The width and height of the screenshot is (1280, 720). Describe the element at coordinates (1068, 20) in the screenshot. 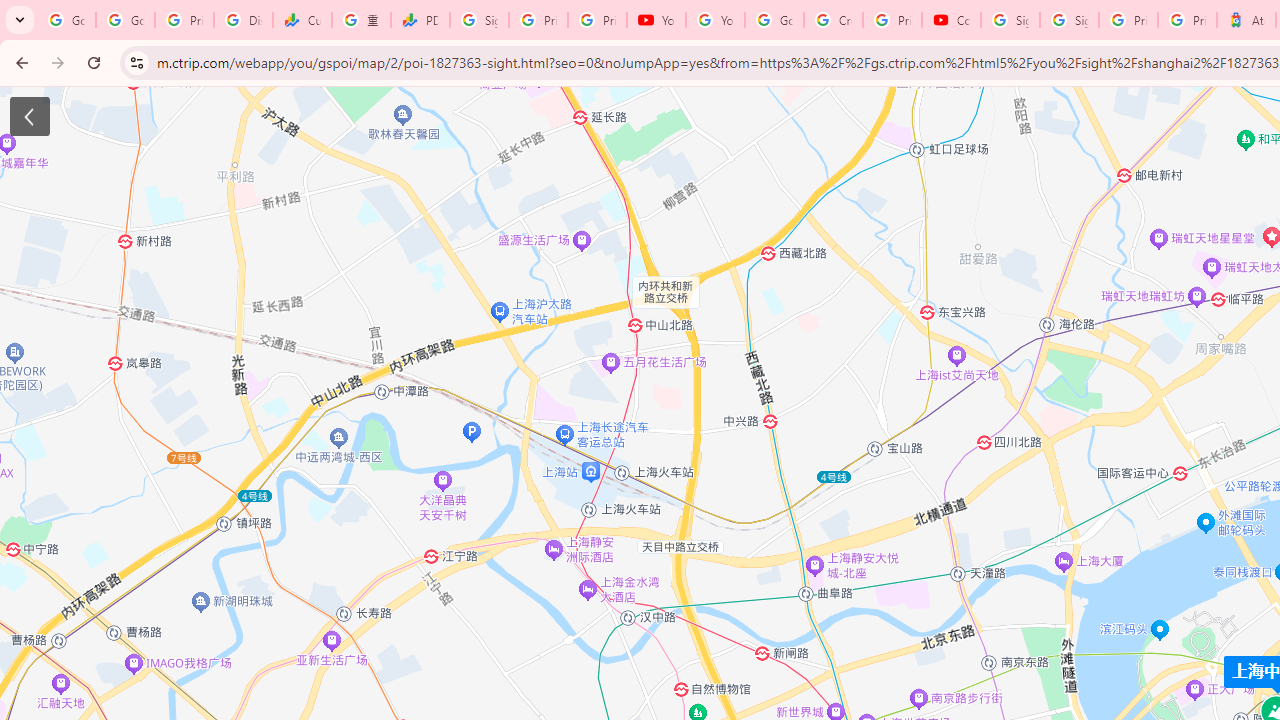

I see `'Sign in - Google Accounts'` at that location.